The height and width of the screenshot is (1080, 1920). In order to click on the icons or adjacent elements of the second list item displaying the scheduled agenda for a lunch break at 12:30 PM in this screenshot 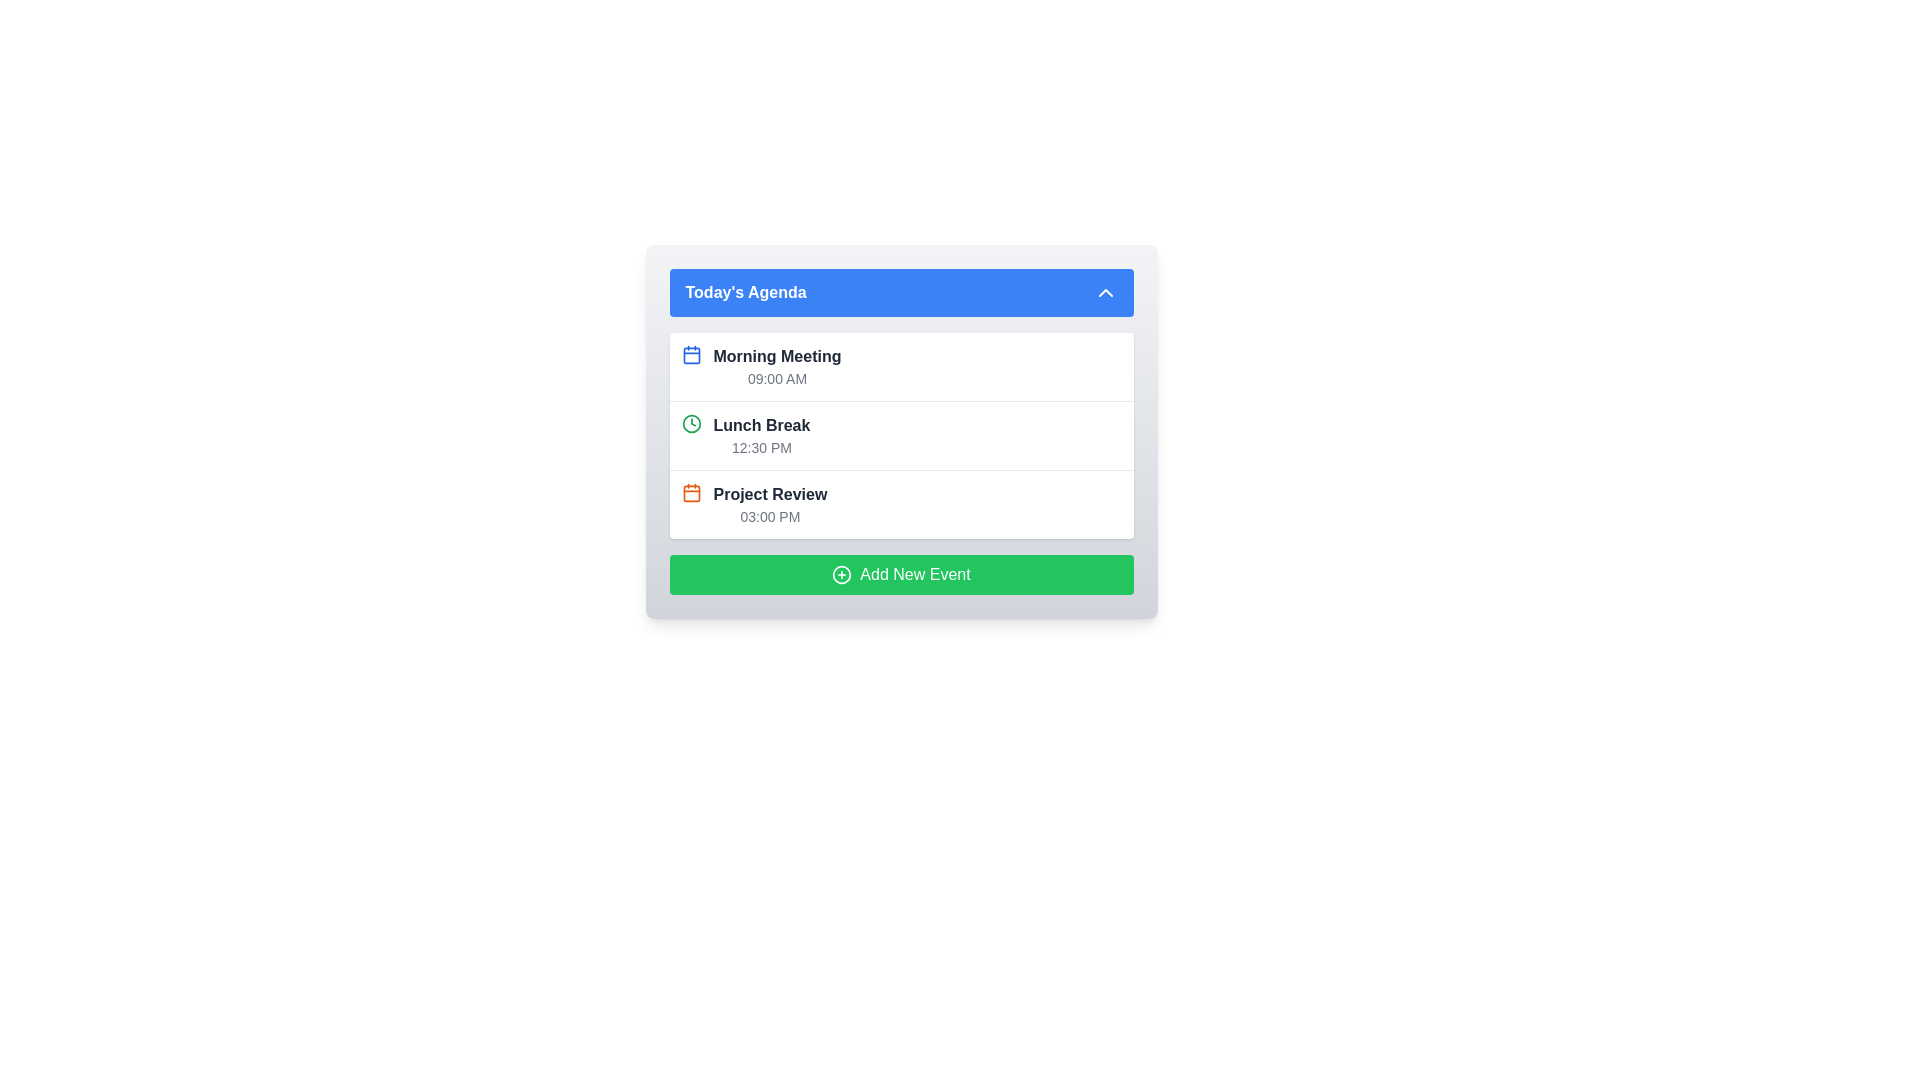, I will do `click(900, 434)`.